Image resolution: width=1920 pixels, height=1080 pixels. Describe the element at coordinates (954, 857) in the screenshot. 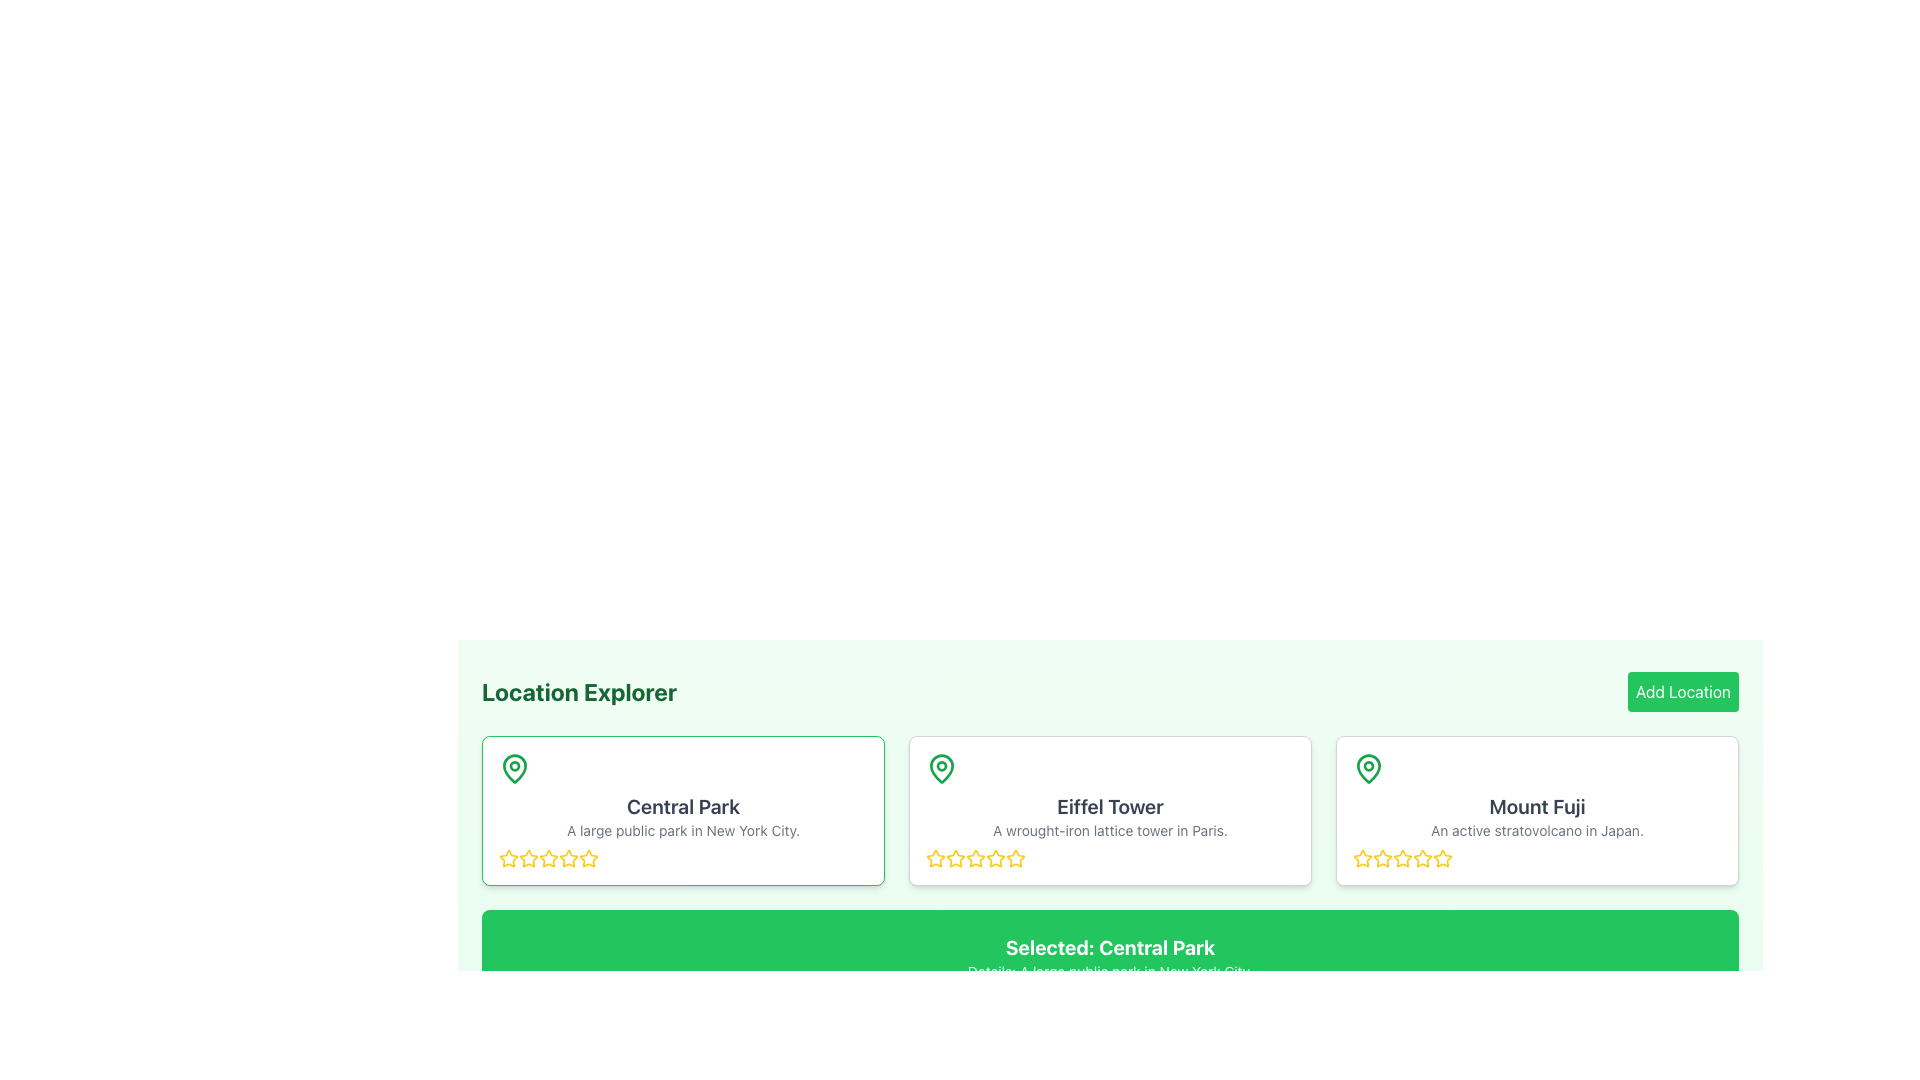

I see `the second star icon from the left` at that location.